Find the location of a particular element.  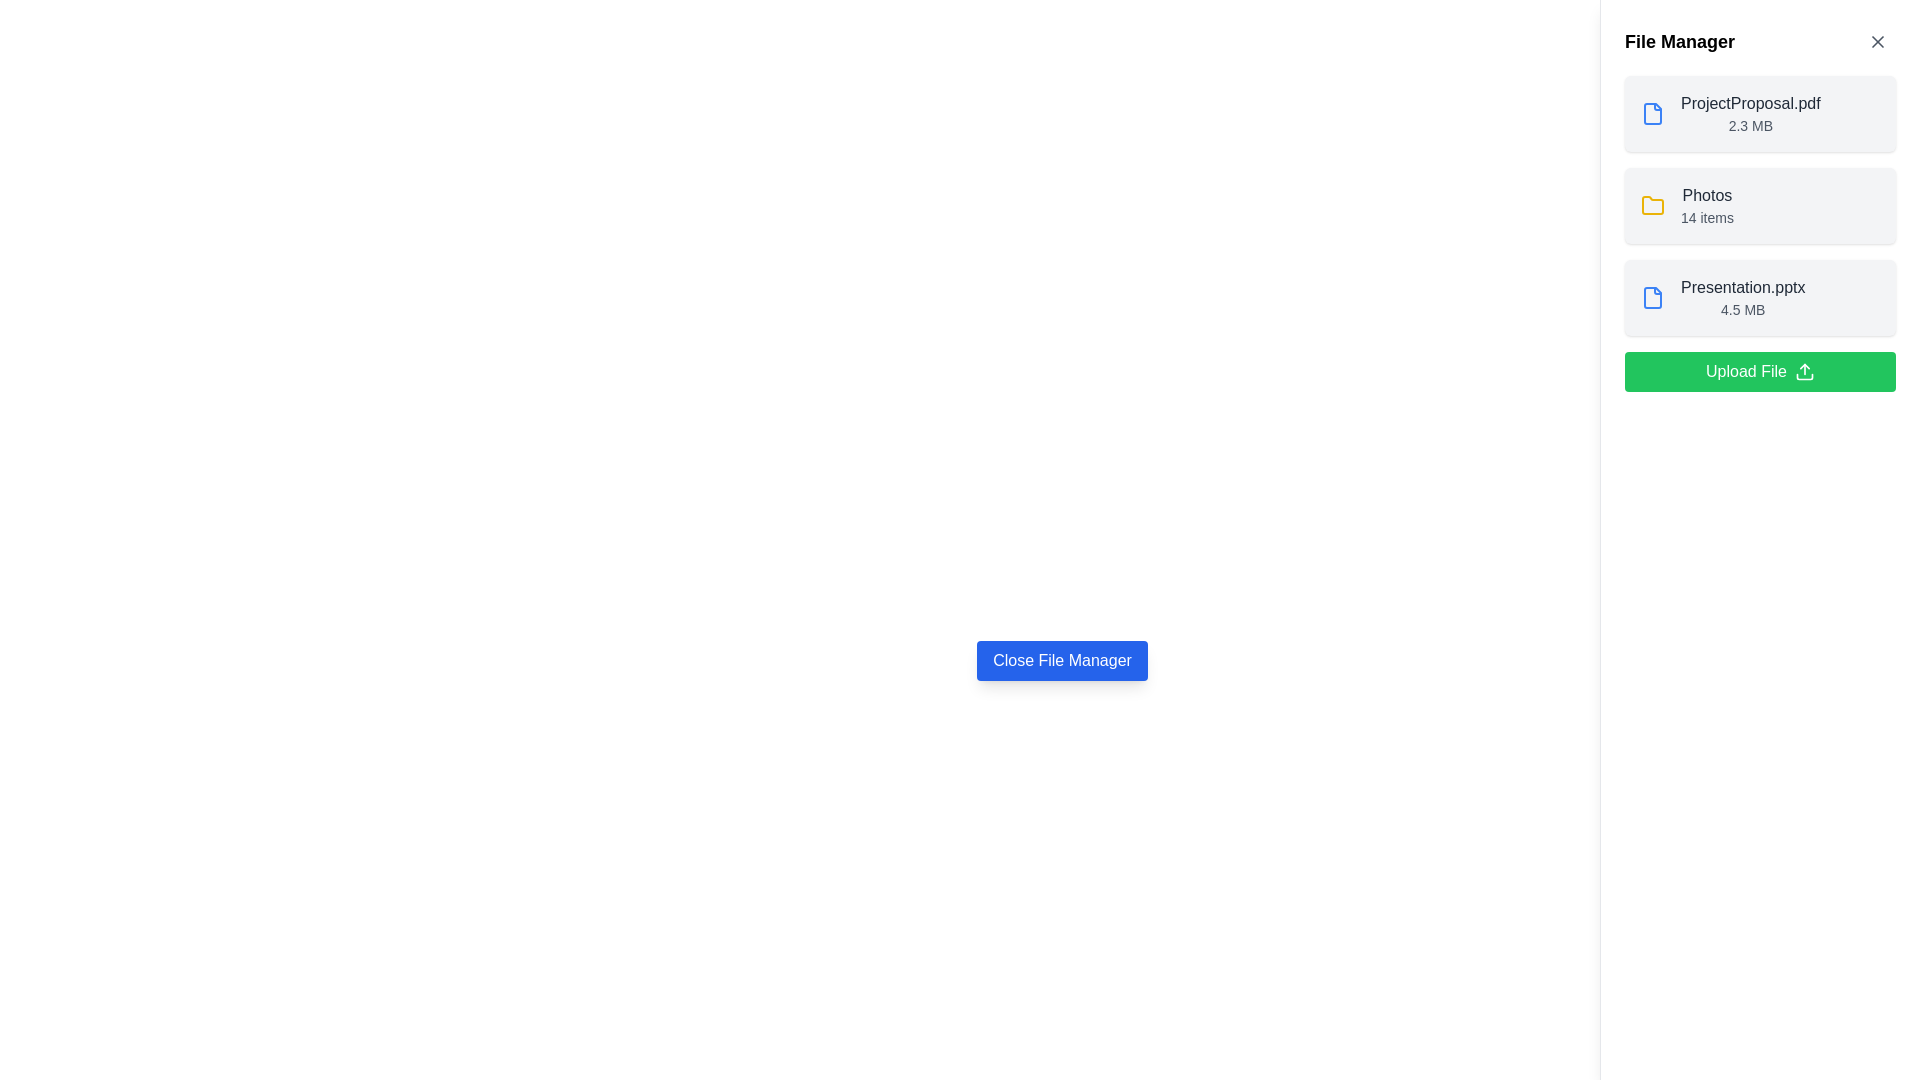

the text label indicating the 'Photos' folder, which describes the folder's content and is located in the second row of the list on the right-hand sidebar of the 'File Manager' interface is located at coordinates (1706, 205).